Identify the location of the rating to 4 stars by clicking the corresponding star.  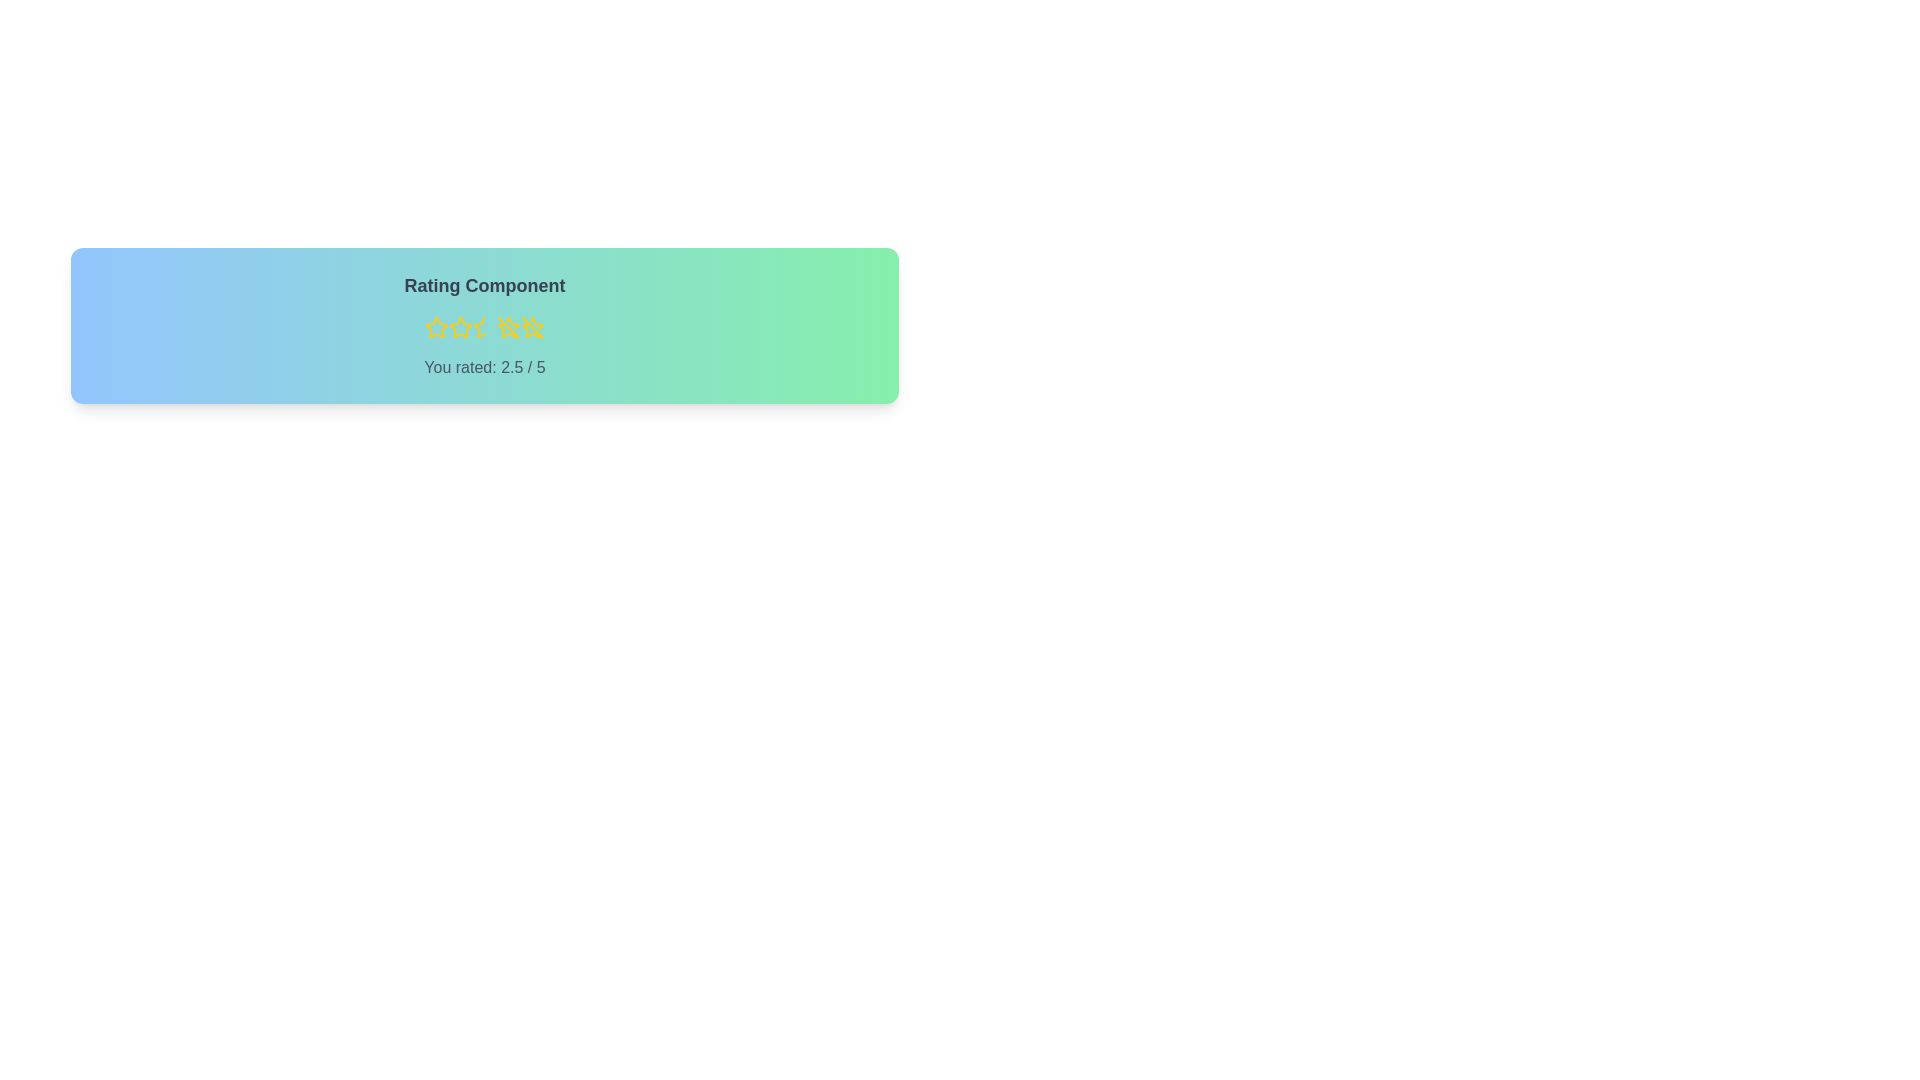
(508, 326).